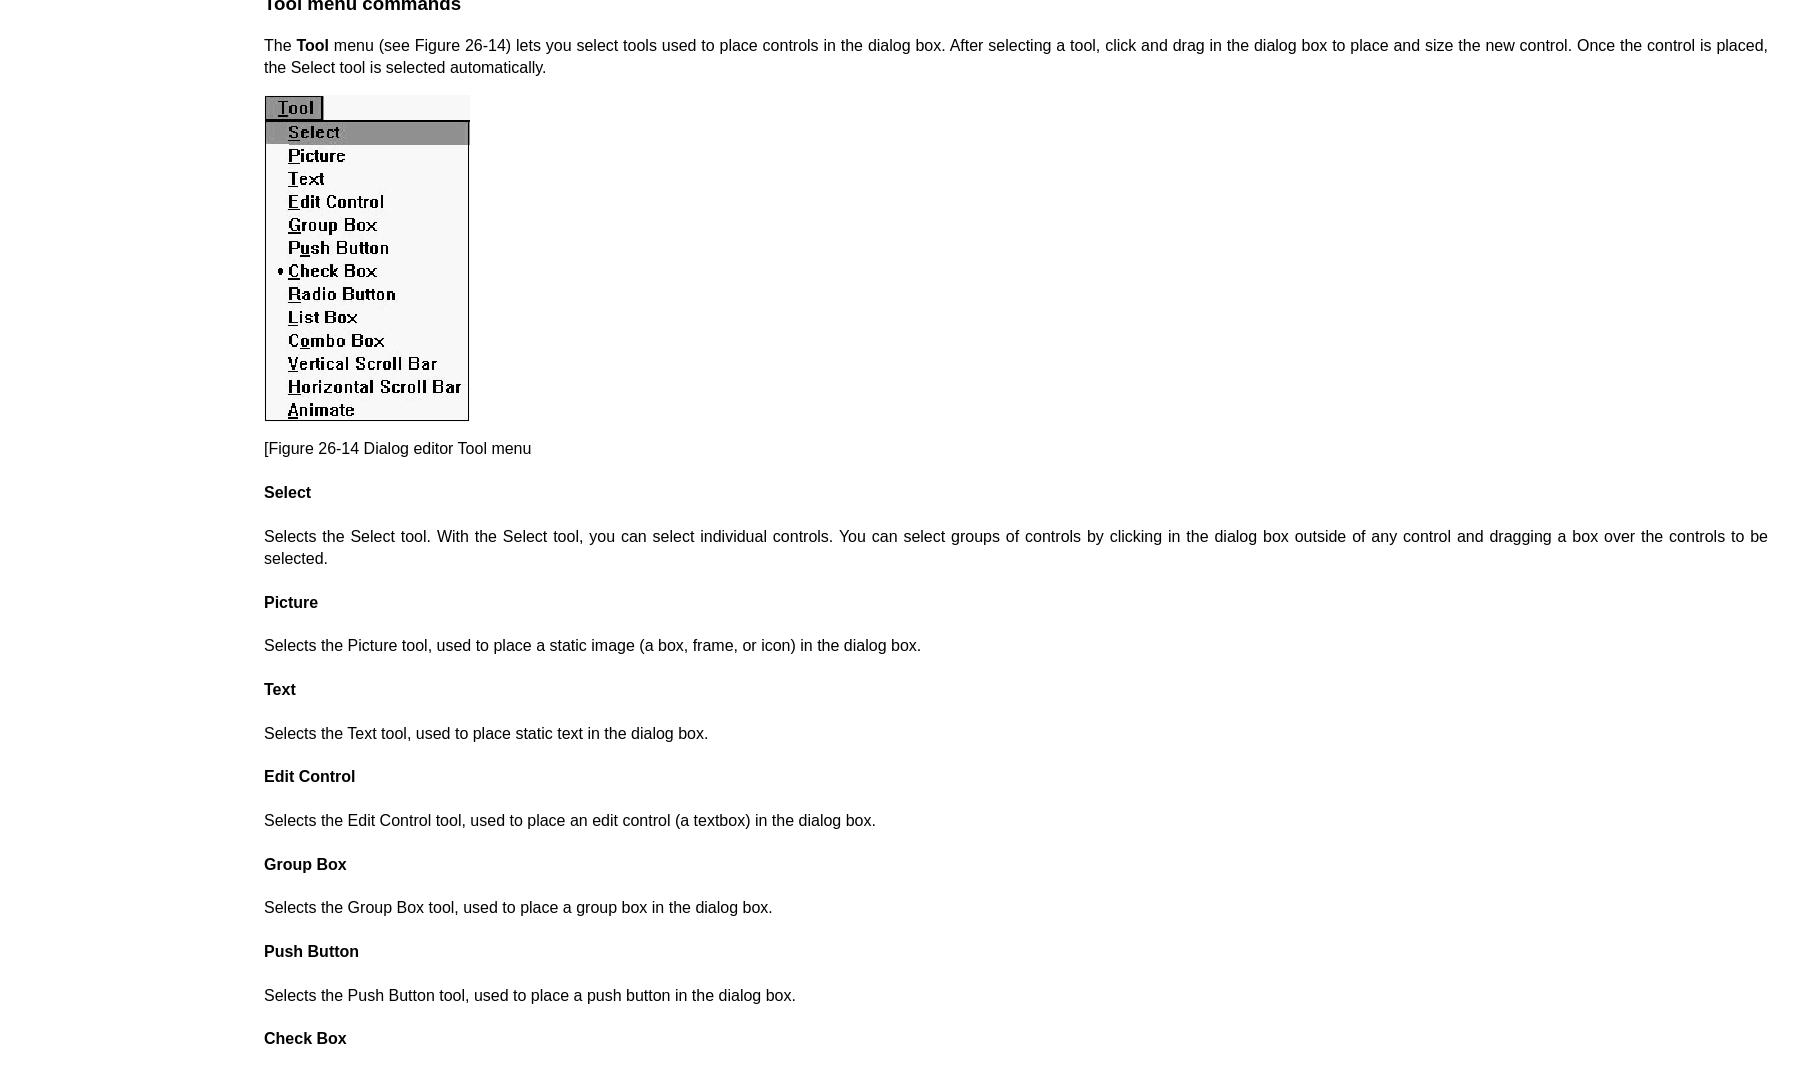 The image size is (1800, 1069). Describe the element at coordinates (263, 906) in the screenshot. I see `'Selects the Group Box tool, used to place a group box in the dialog 
box.'` at that location.